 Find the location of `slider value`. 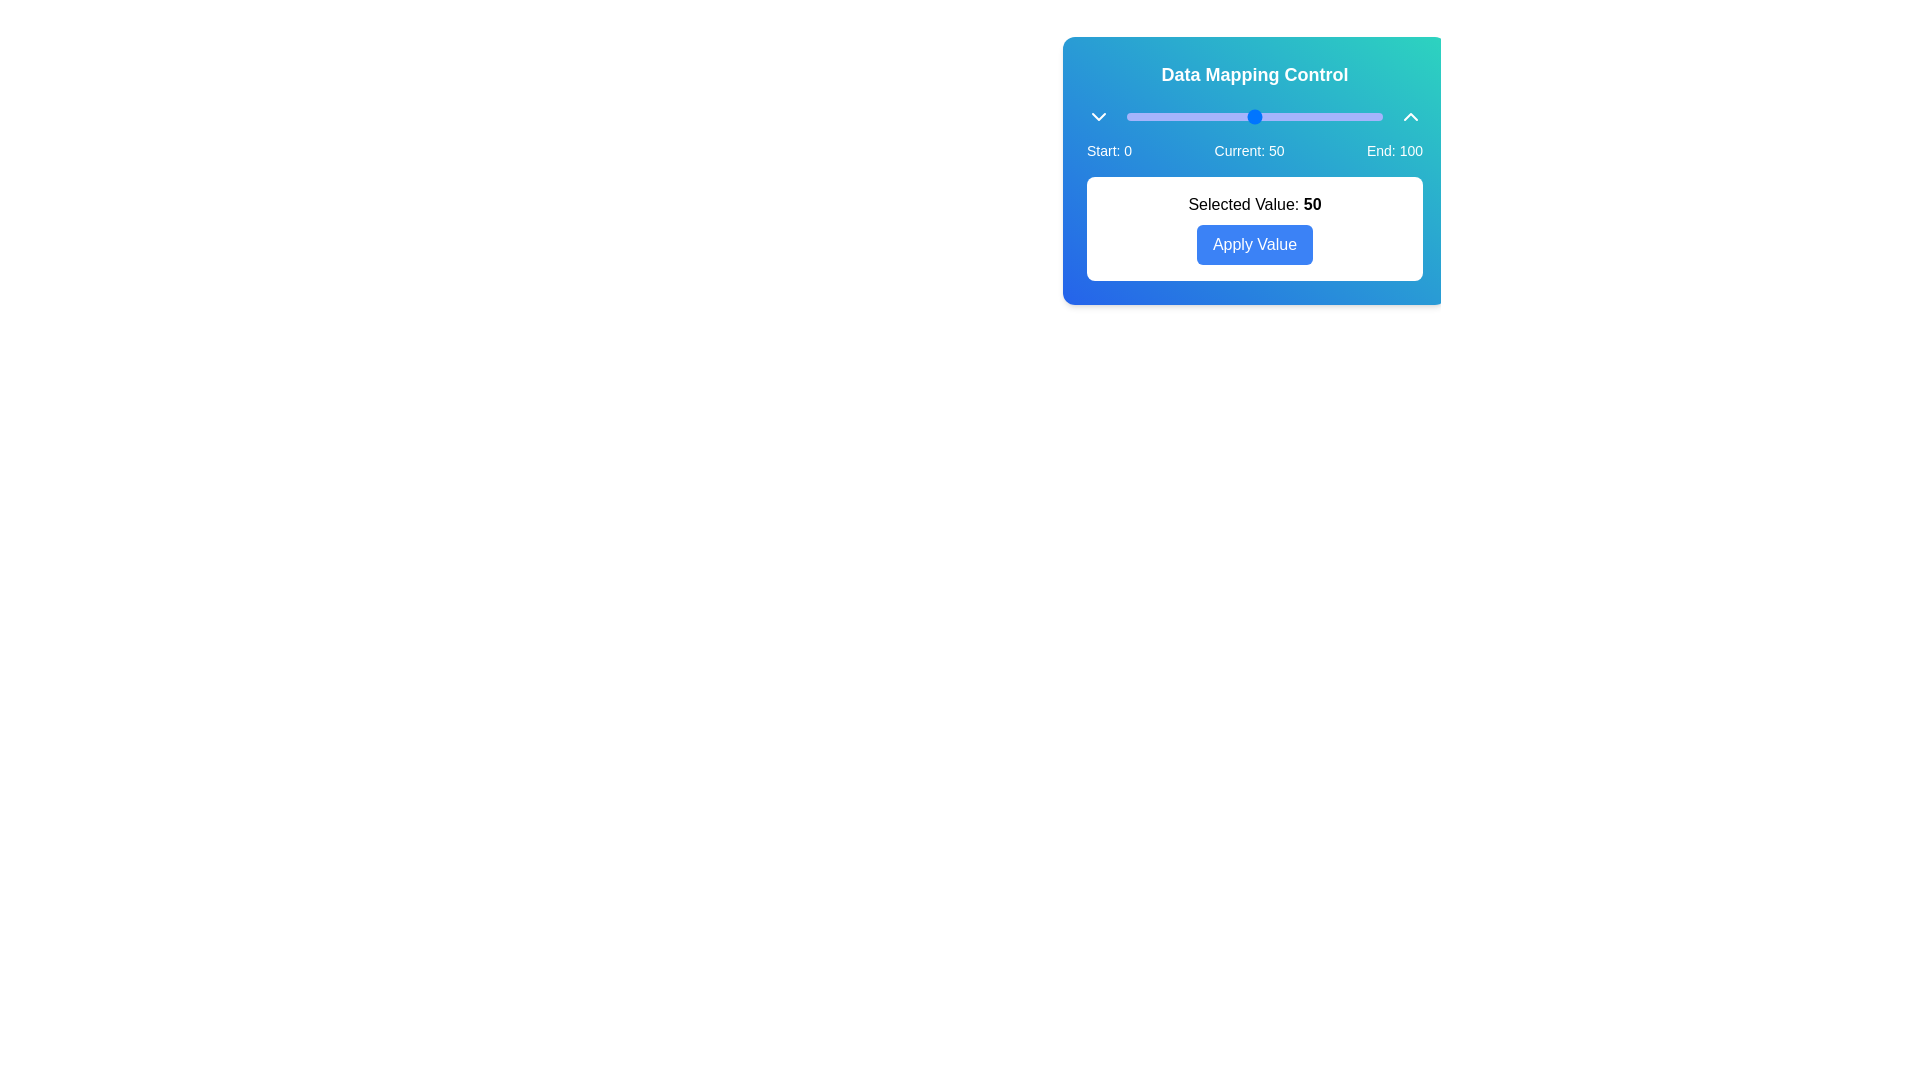

slider value is located at coordinates (1326, 112).